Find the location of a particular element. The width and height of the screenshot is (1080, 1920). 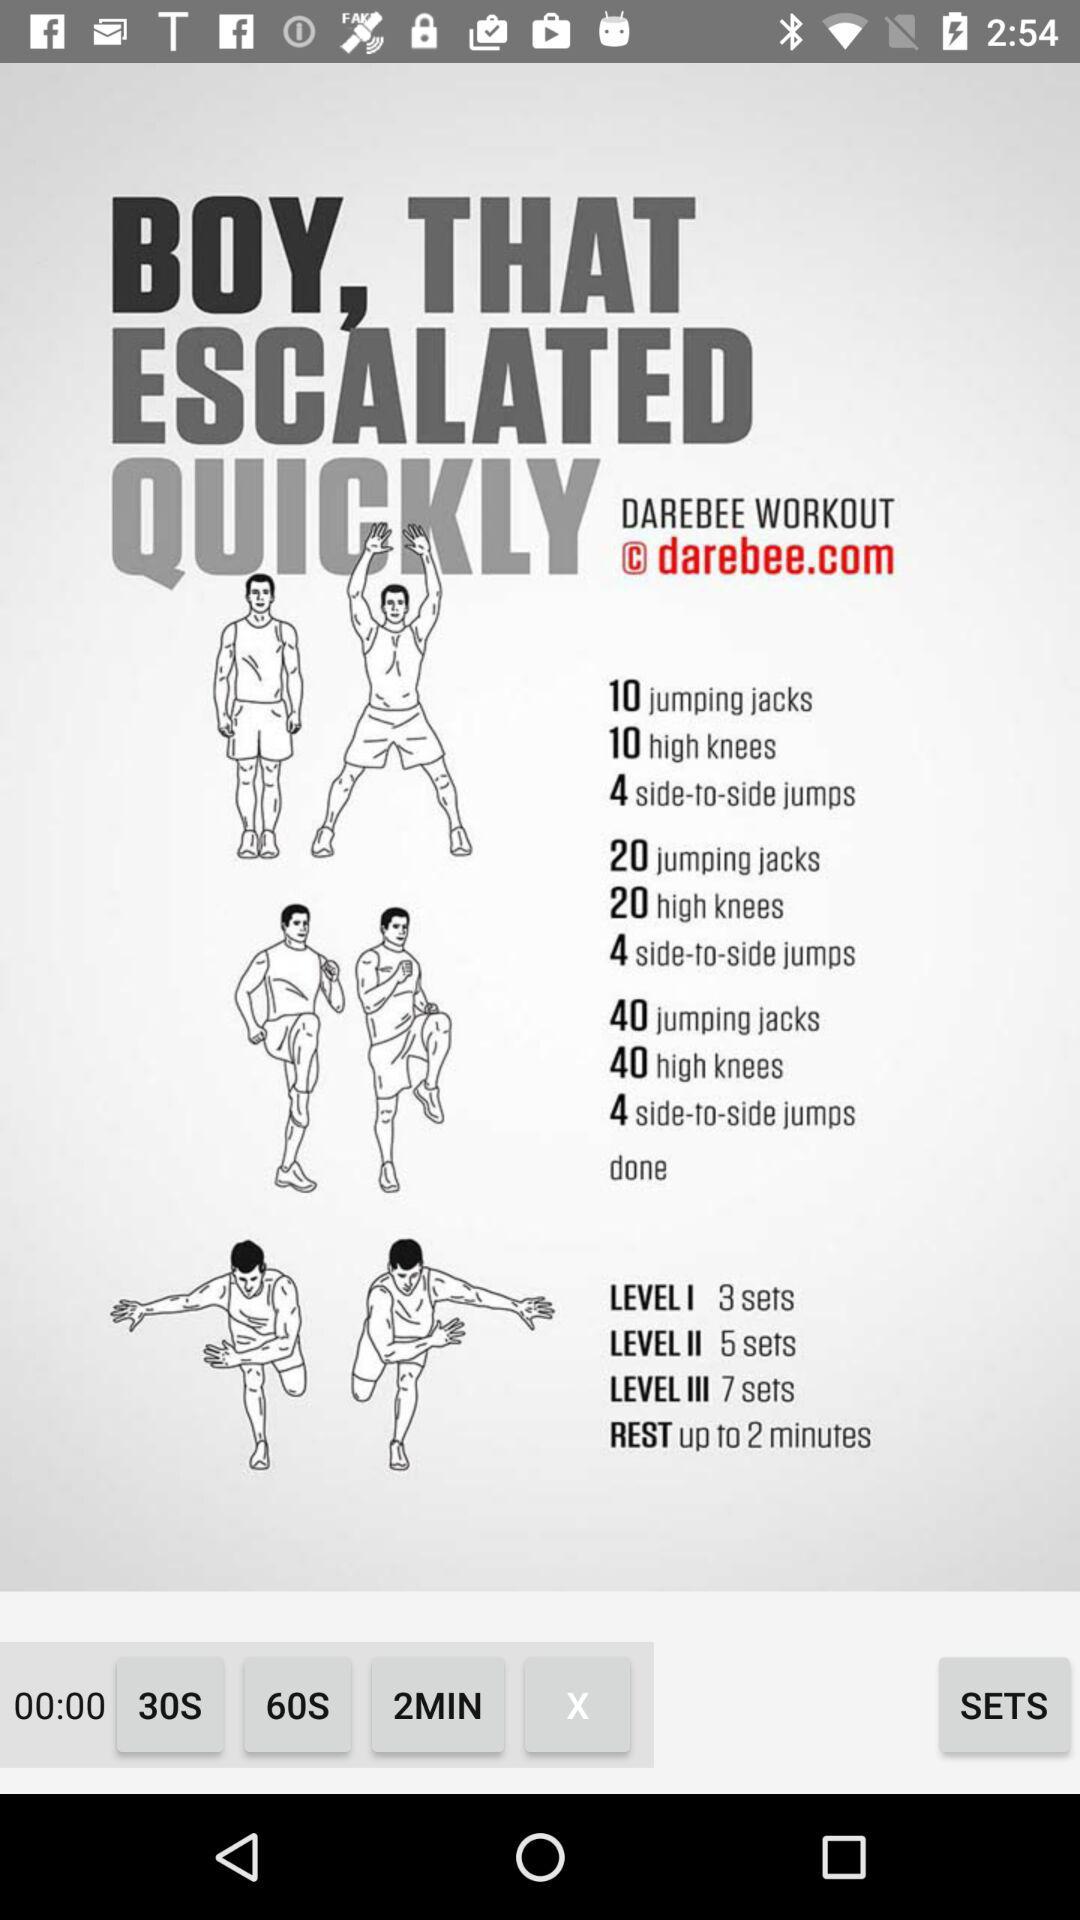

the 2min icon is located at coordinates (437, 1703).